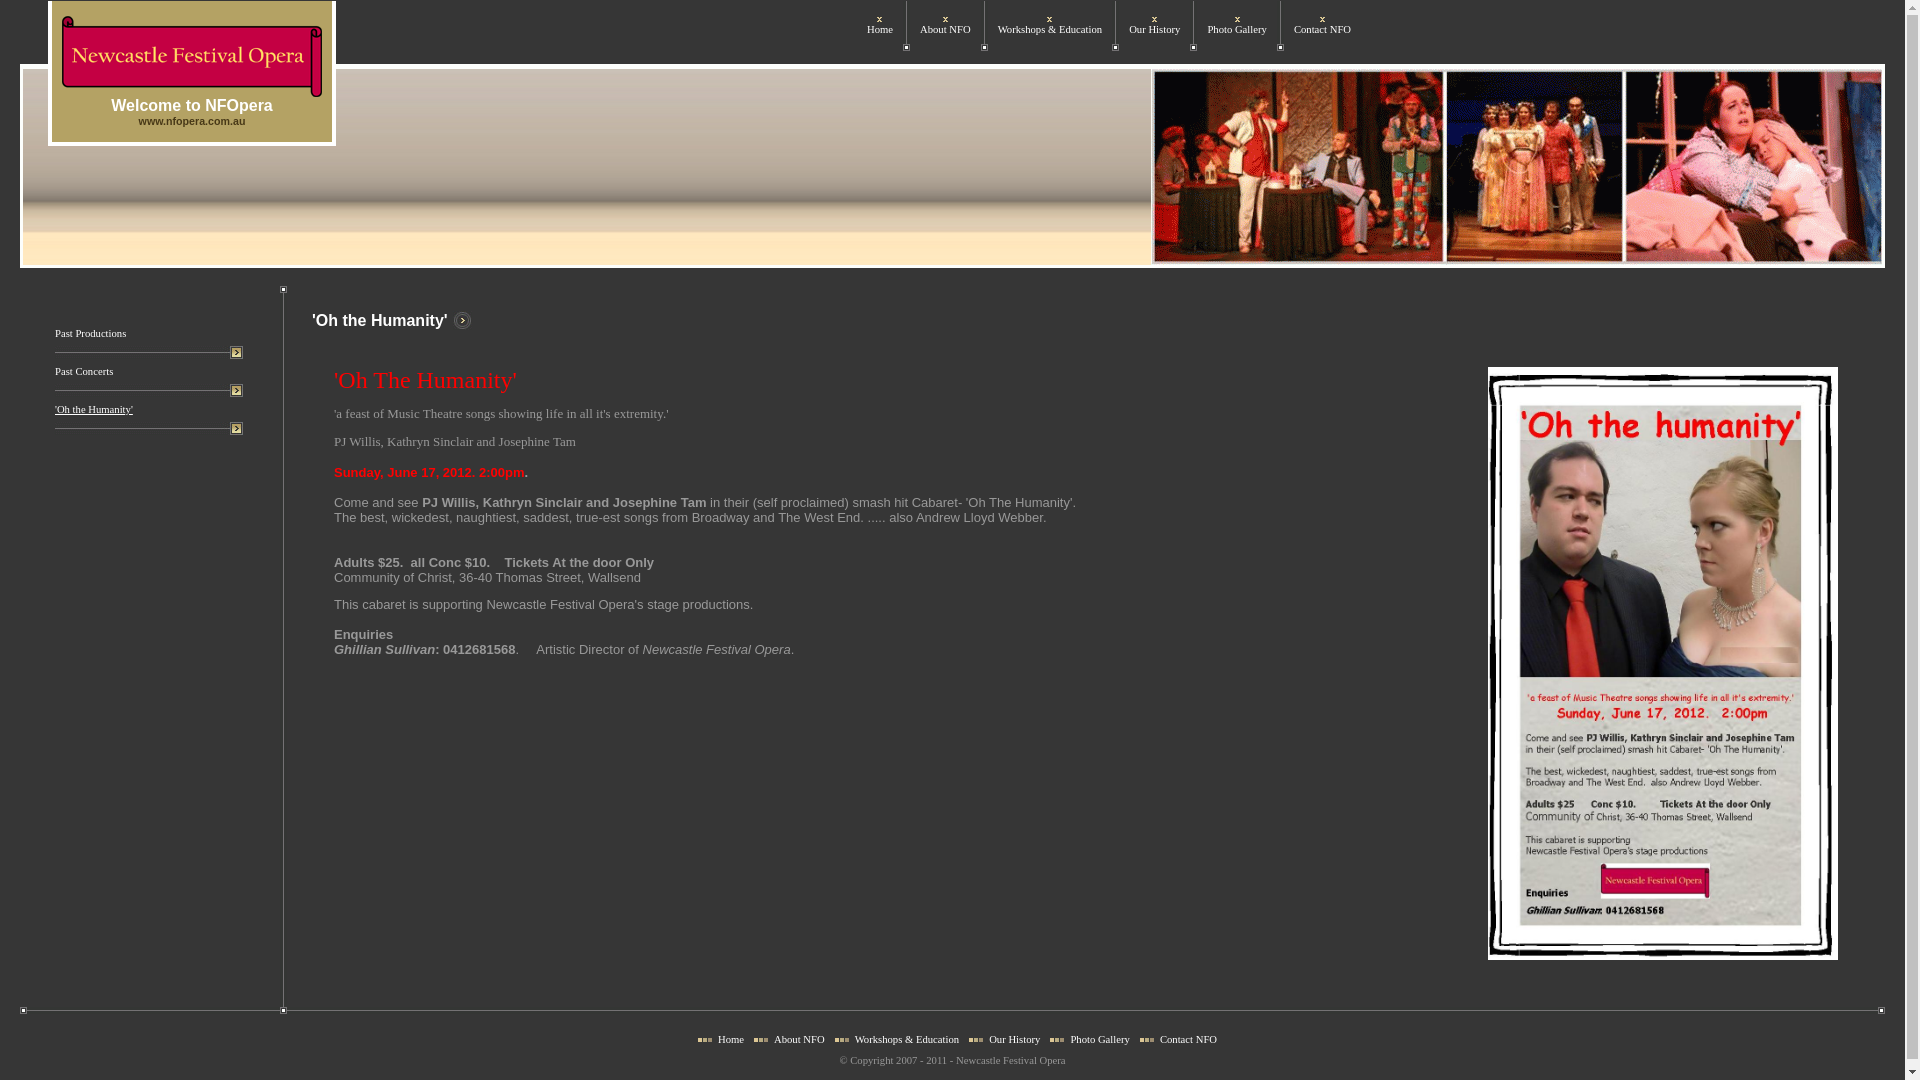 The image size is (1920, 1080). I want to click on 'Our History', so click(1154, 30).